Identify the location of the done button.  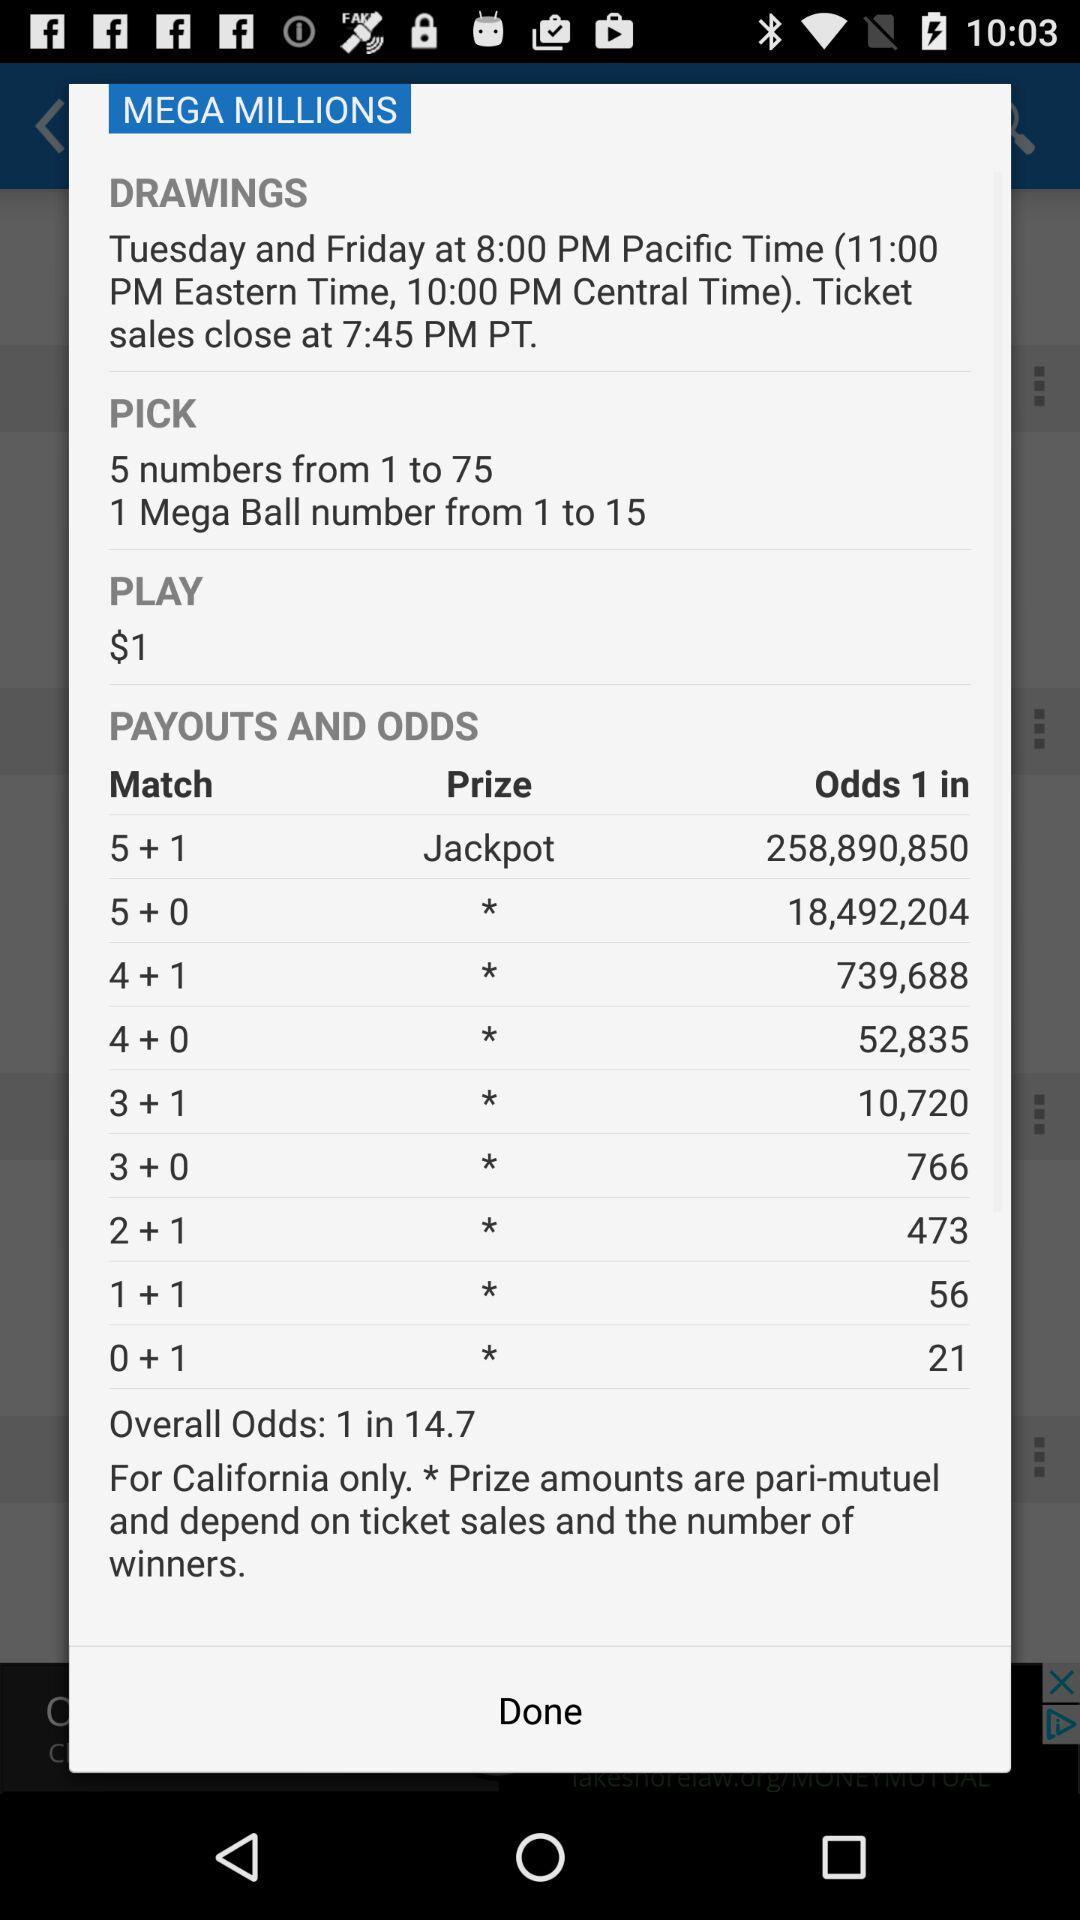
(540, 1708).